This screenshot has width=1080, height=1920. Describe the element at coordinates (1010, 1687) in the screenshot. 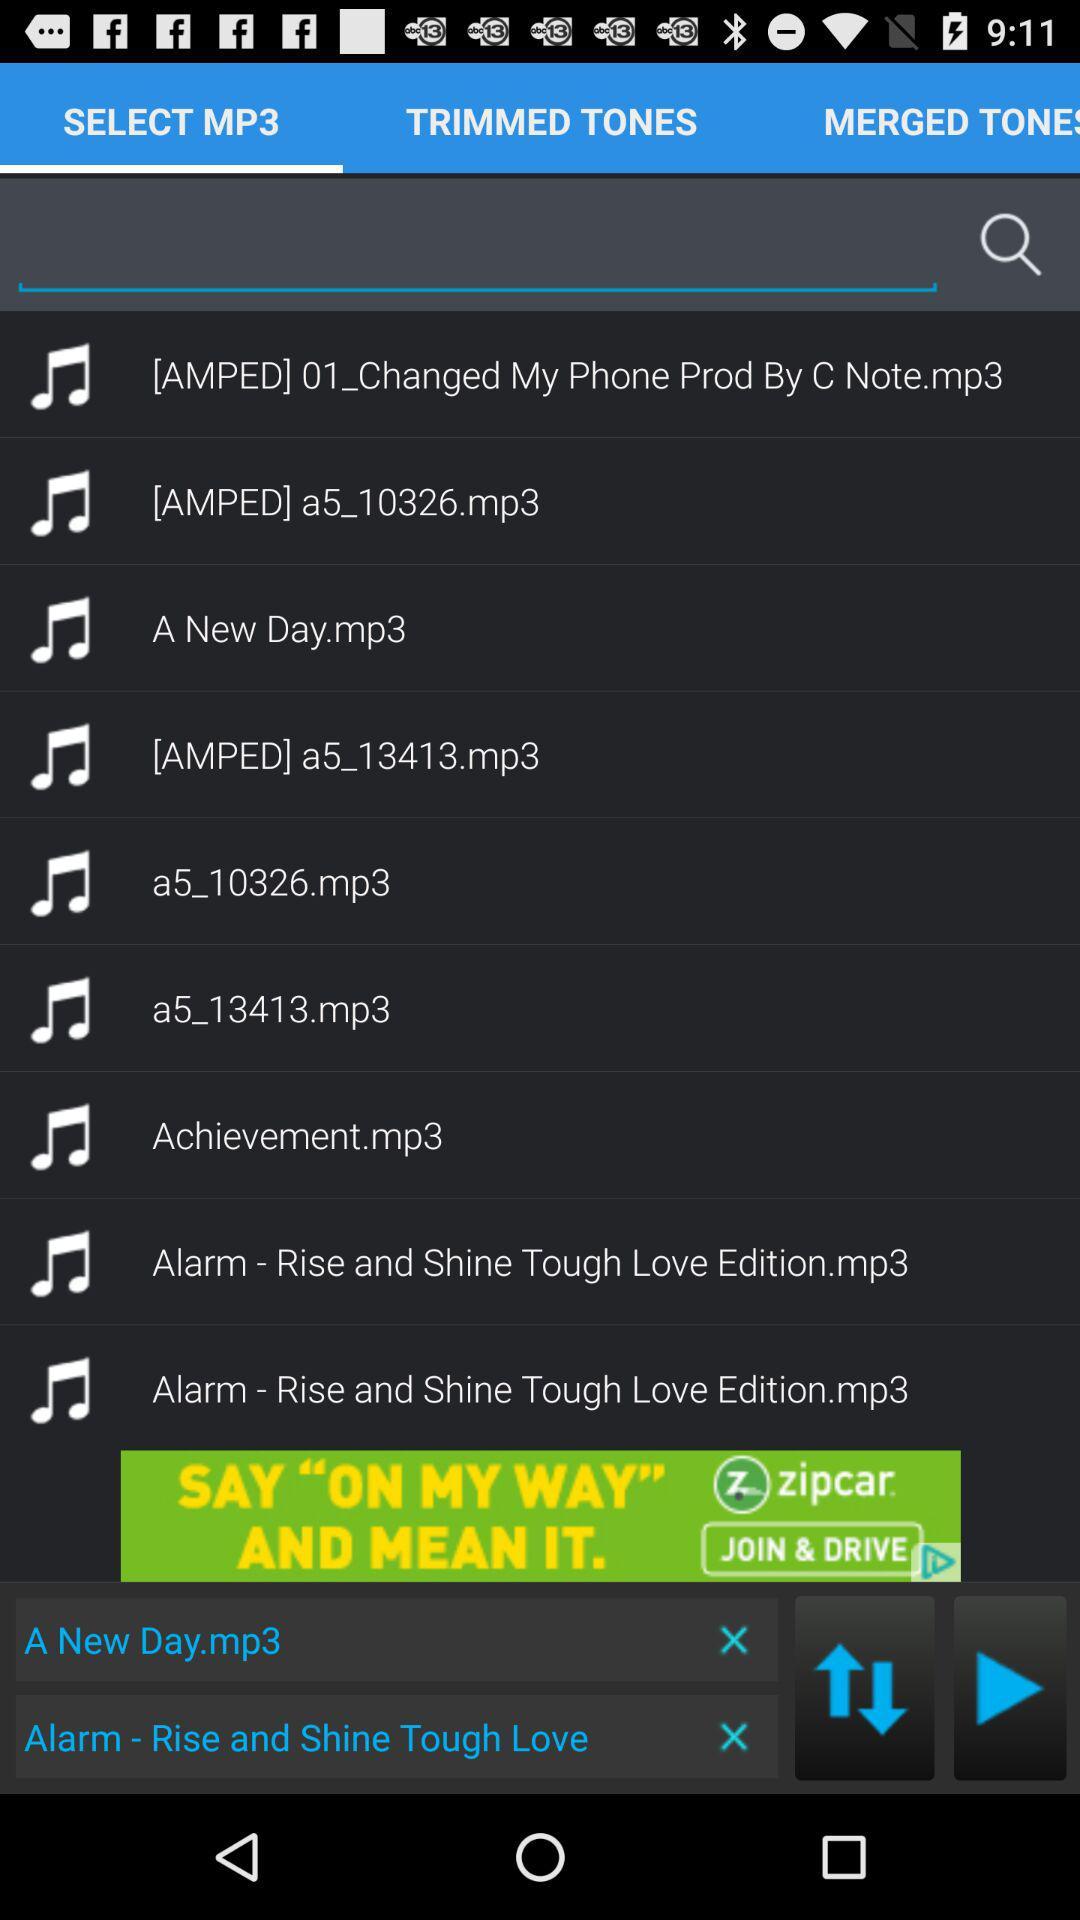

I see `pasta de musicas` at that location.